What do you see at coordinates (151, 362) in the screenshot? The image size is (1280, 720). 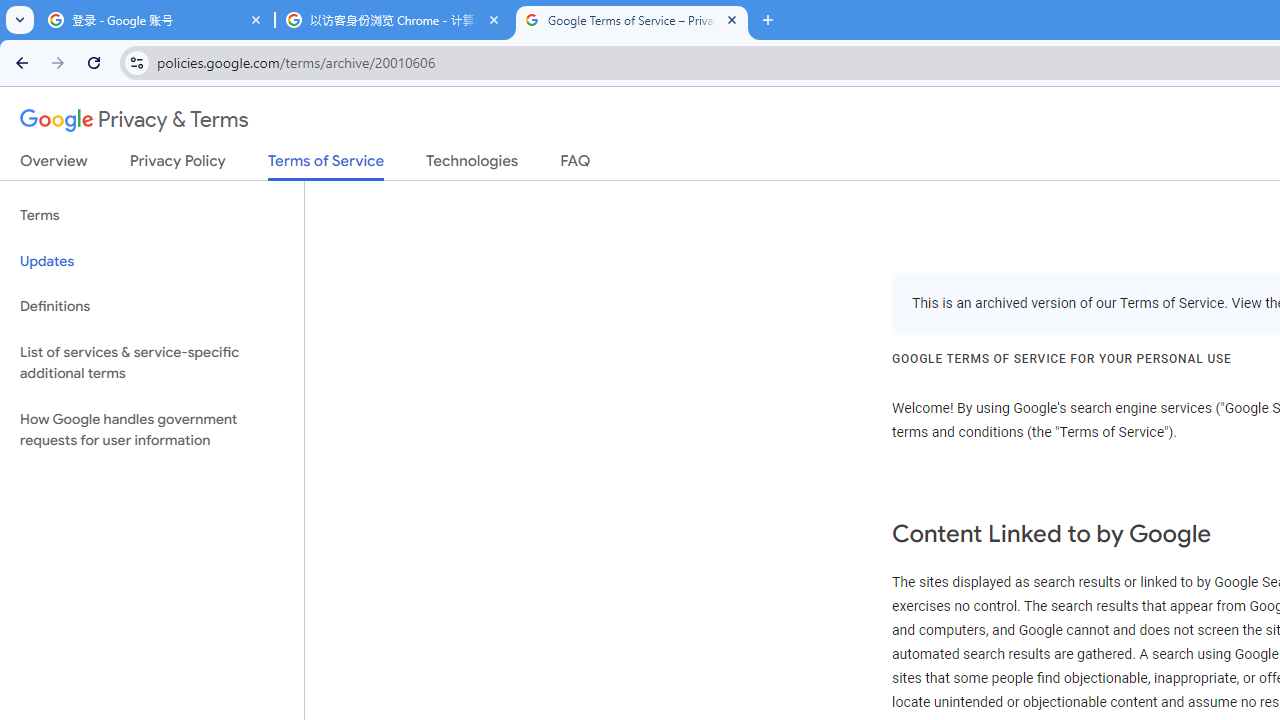 I see `'List of services & service-specific additional terms'` at bounding box center [151, 362].